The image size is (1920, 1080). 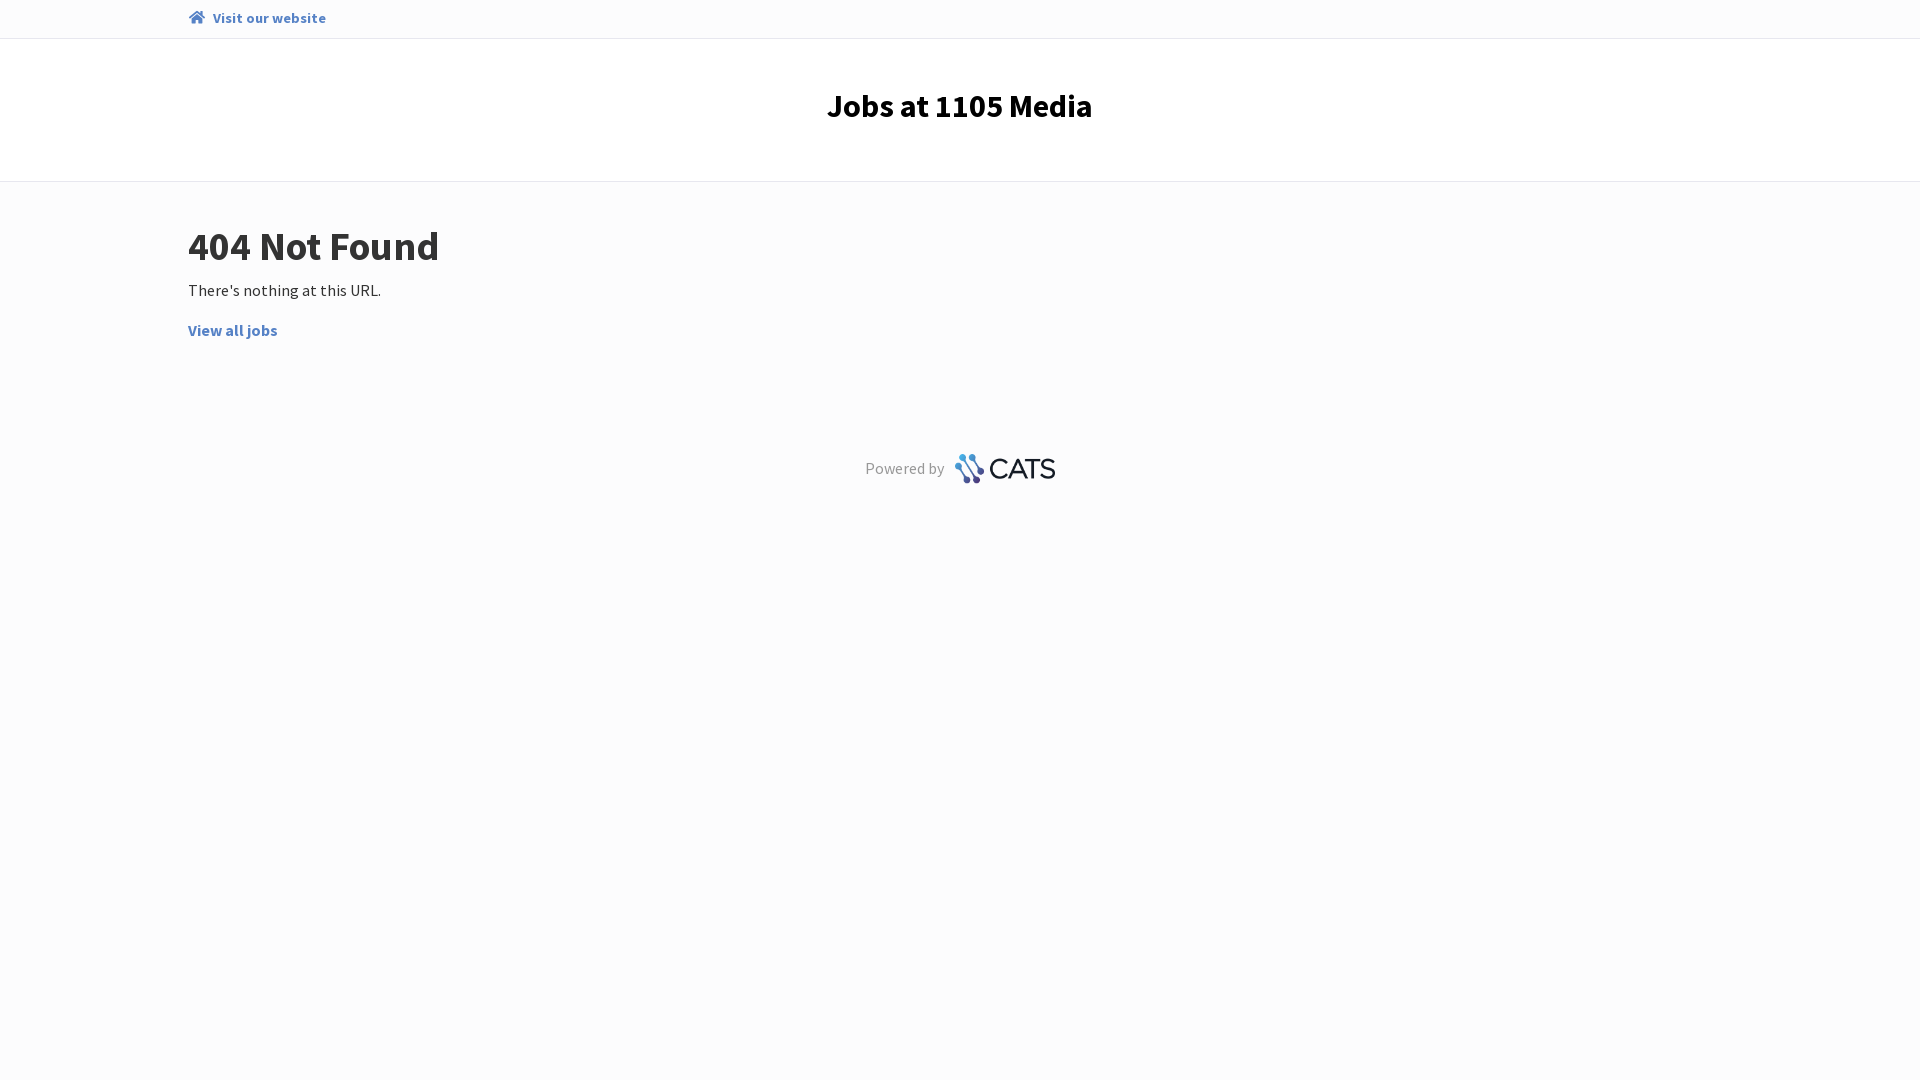 I want to click on 'Visit our website', so click(x=255, y=19).